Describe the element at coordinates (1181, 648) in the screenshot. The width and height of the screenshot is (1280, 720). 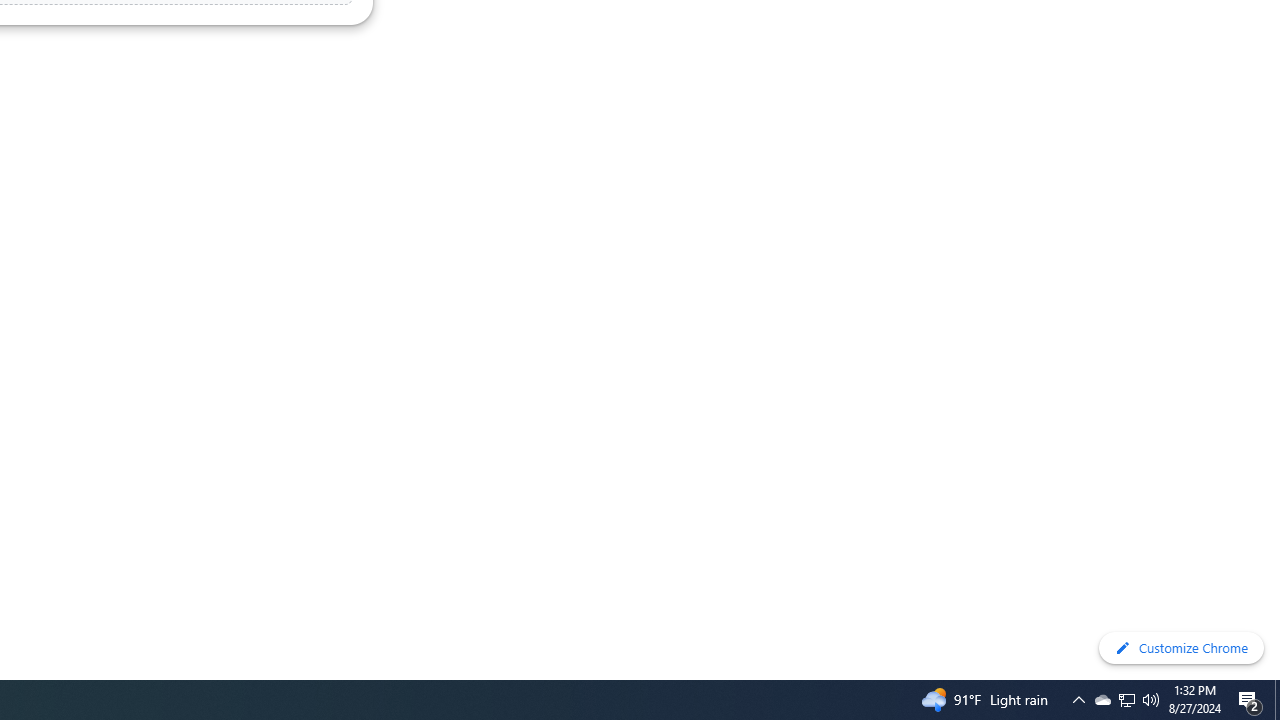
I see `'Customize Chrome'` at that location.